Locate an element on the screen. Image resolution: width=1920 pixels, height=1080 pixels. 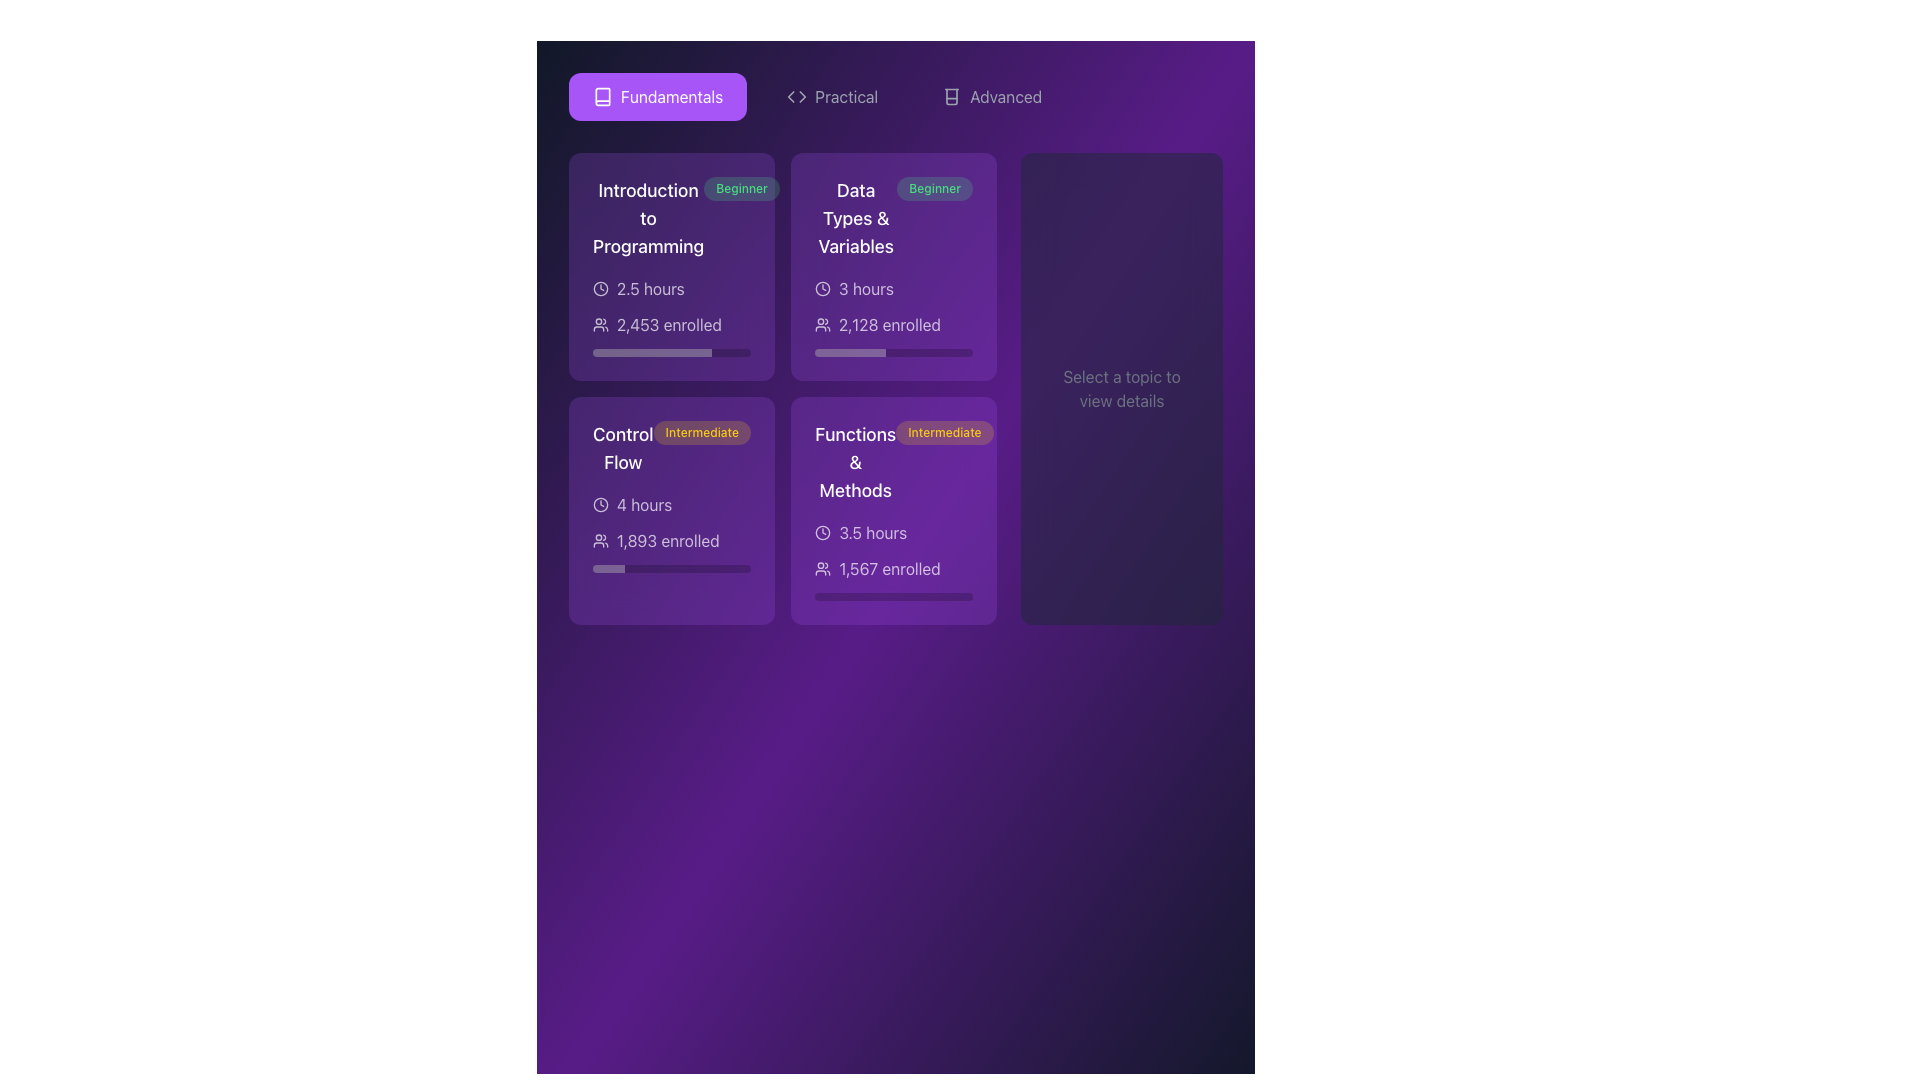
the 'users' icon that visually represents the concept of participants, located in the bottom-right card of the grid, preceding the textual content '1,567 enrolled' is located at coordinates (822, 569).